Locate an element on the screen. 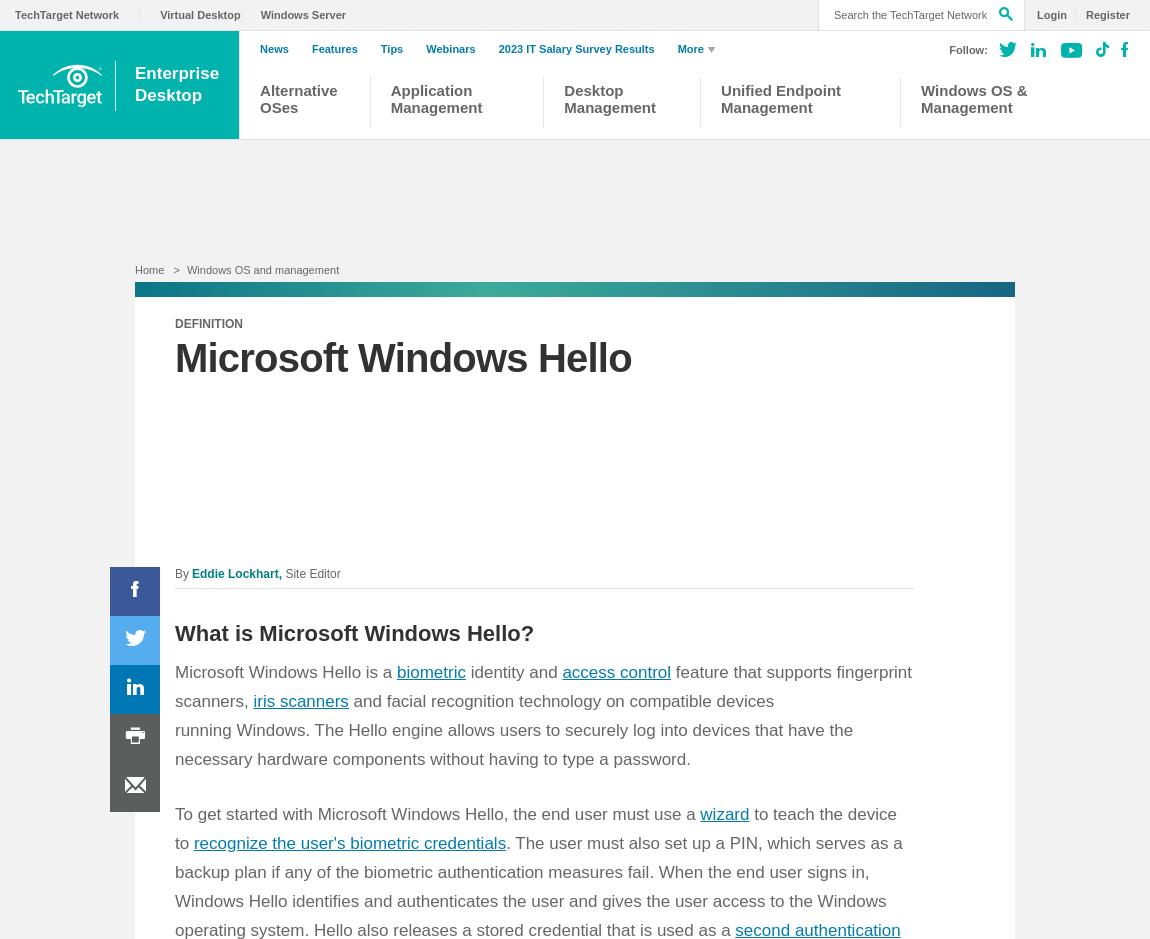 Image resolution: width=1150 pixels, height=939 pixels. 'Eddie Lockhart,' is located at coordinates (191, 573).